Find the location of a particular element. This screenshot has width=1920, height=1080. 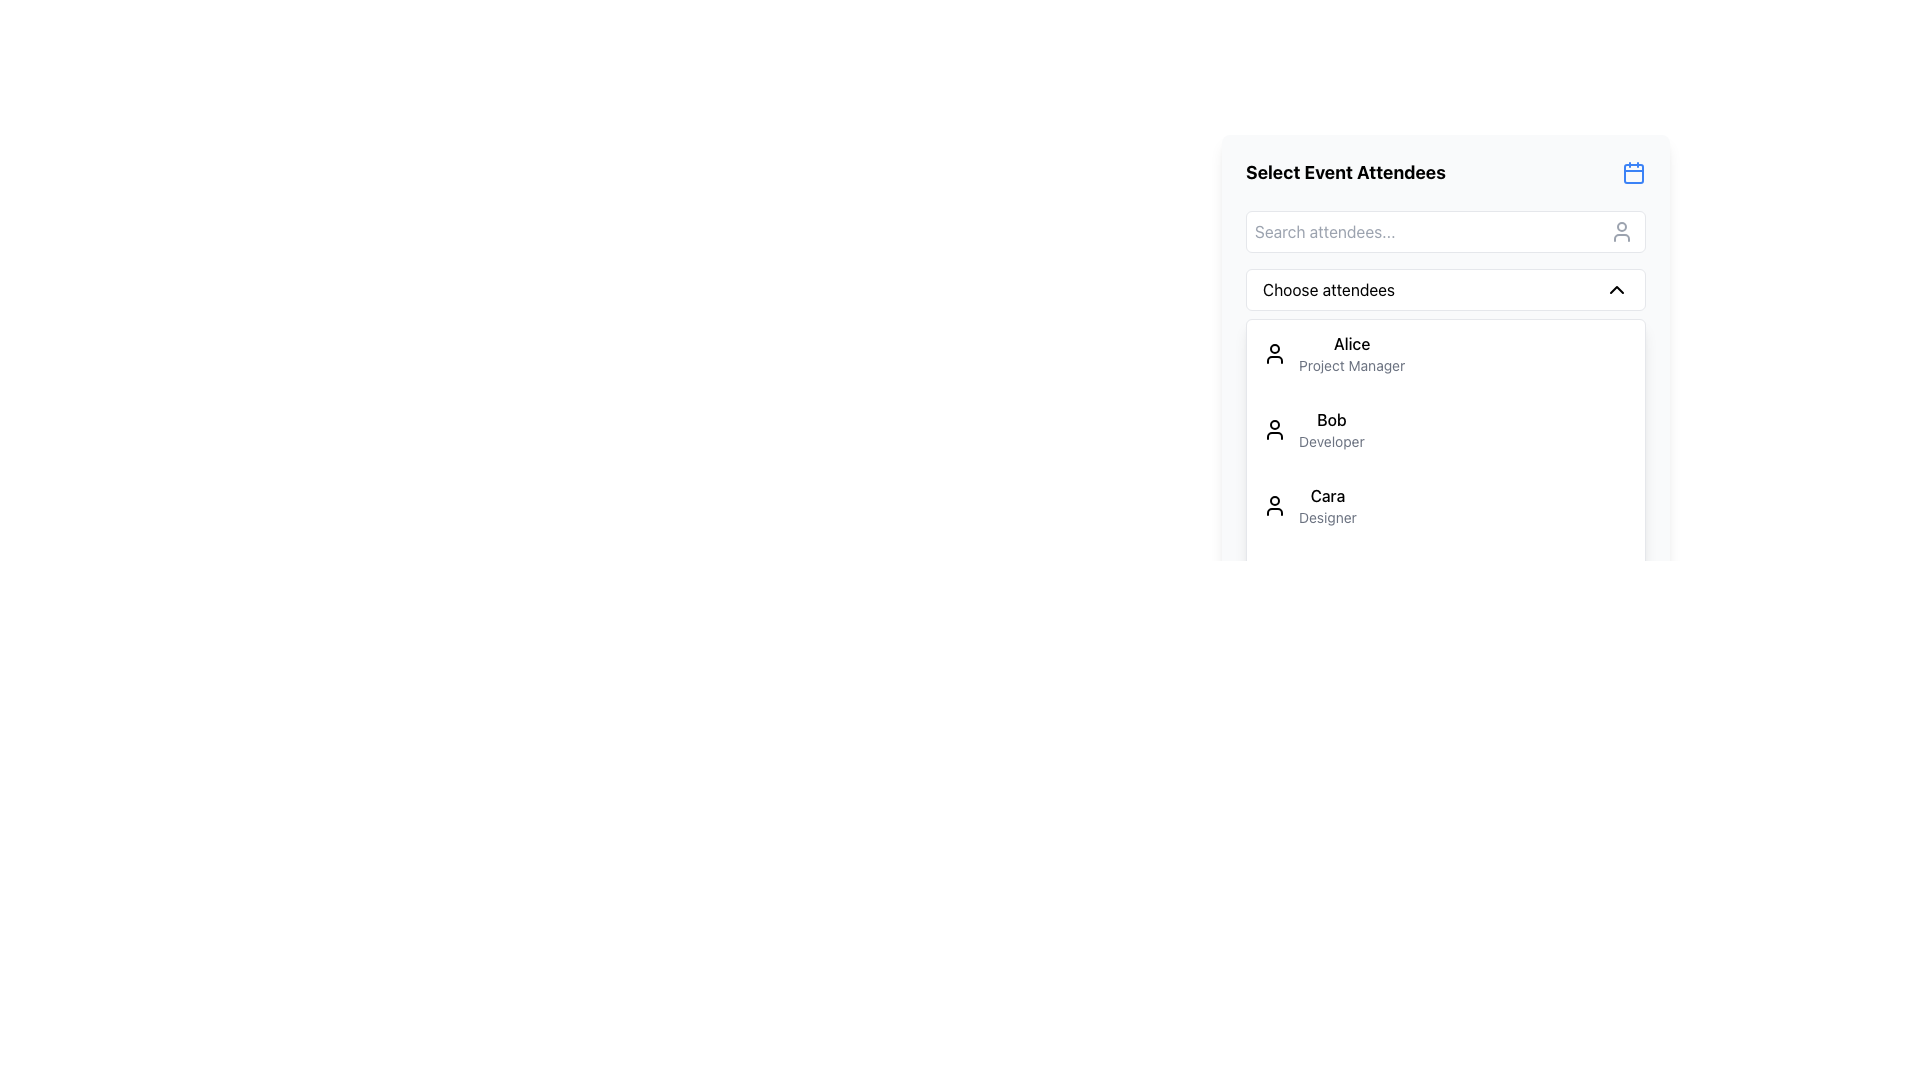

the text label that reads 'Select Event Attendees', which is prominently styled in bold and located at the top of the panel interface is located at coordinates (1345, 172).